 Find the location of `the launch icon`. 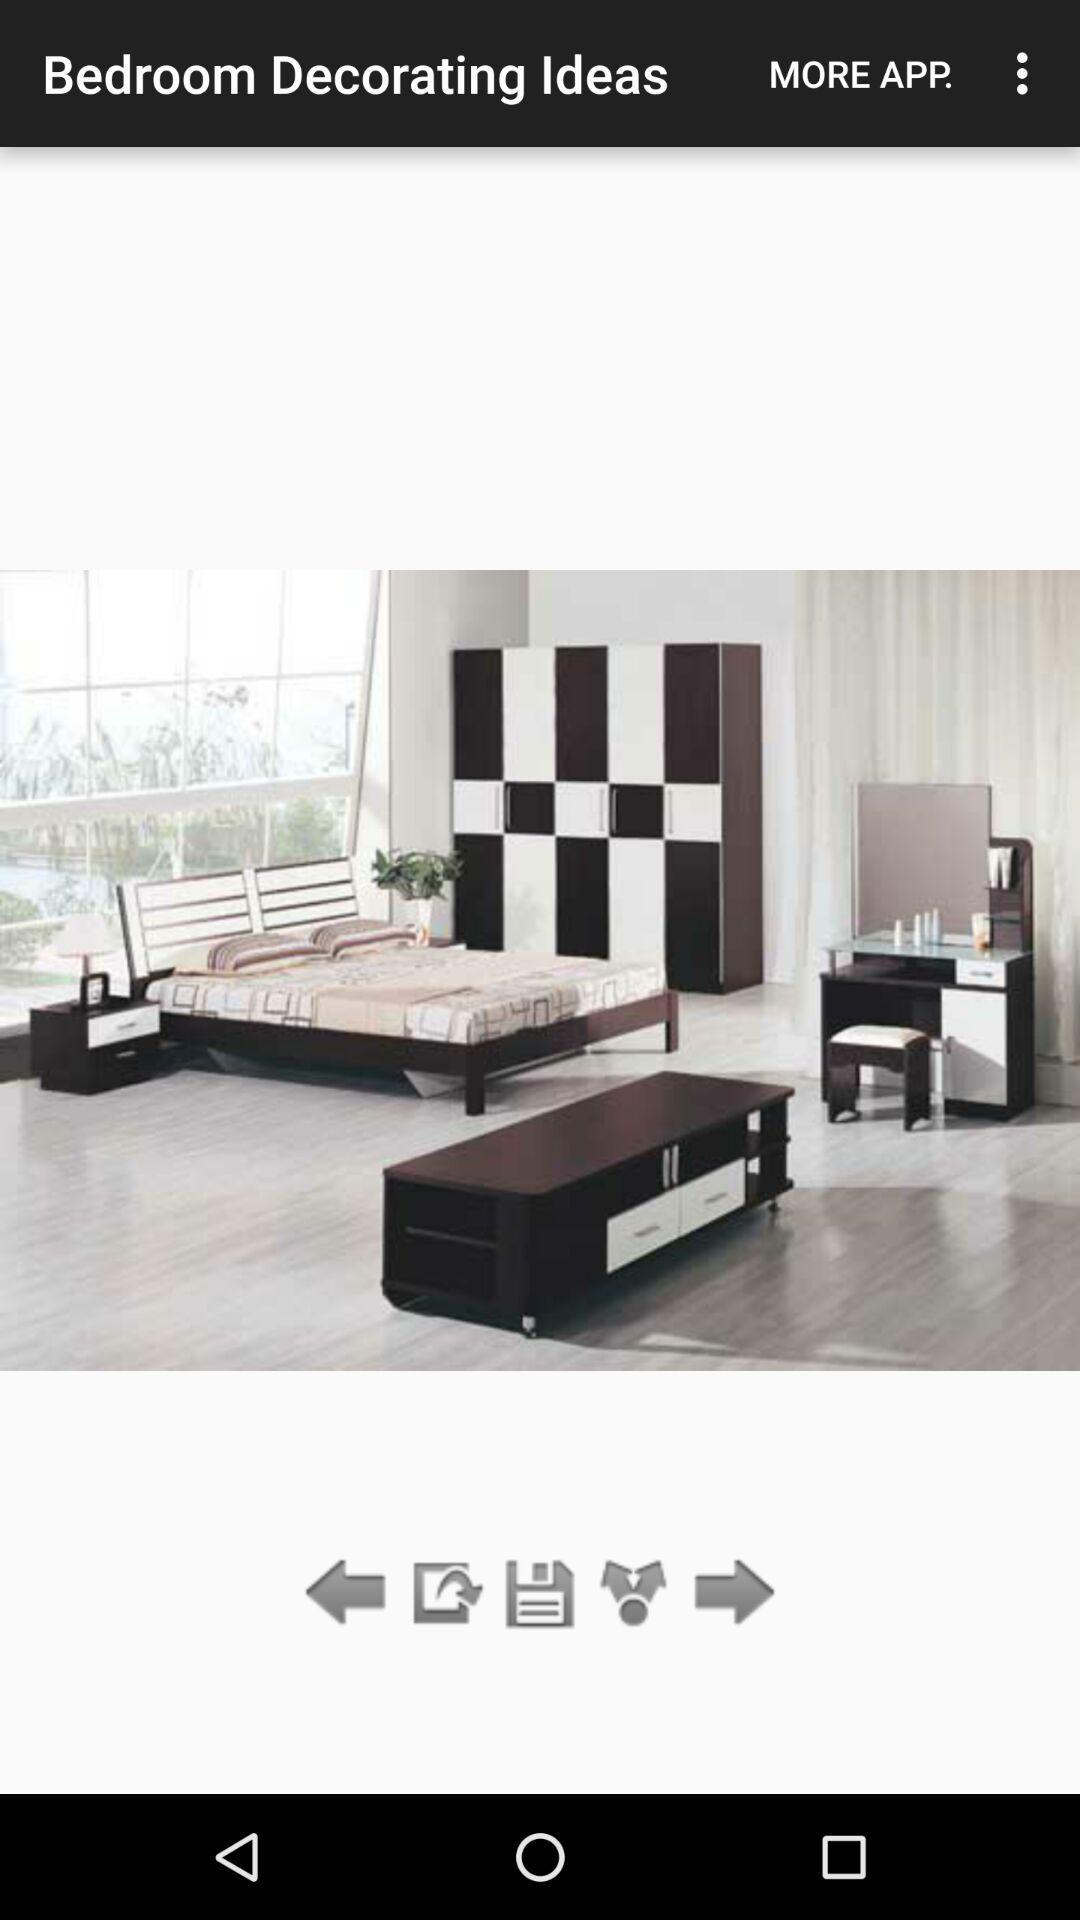

the launch icon is located at coordinates (444, 1593).